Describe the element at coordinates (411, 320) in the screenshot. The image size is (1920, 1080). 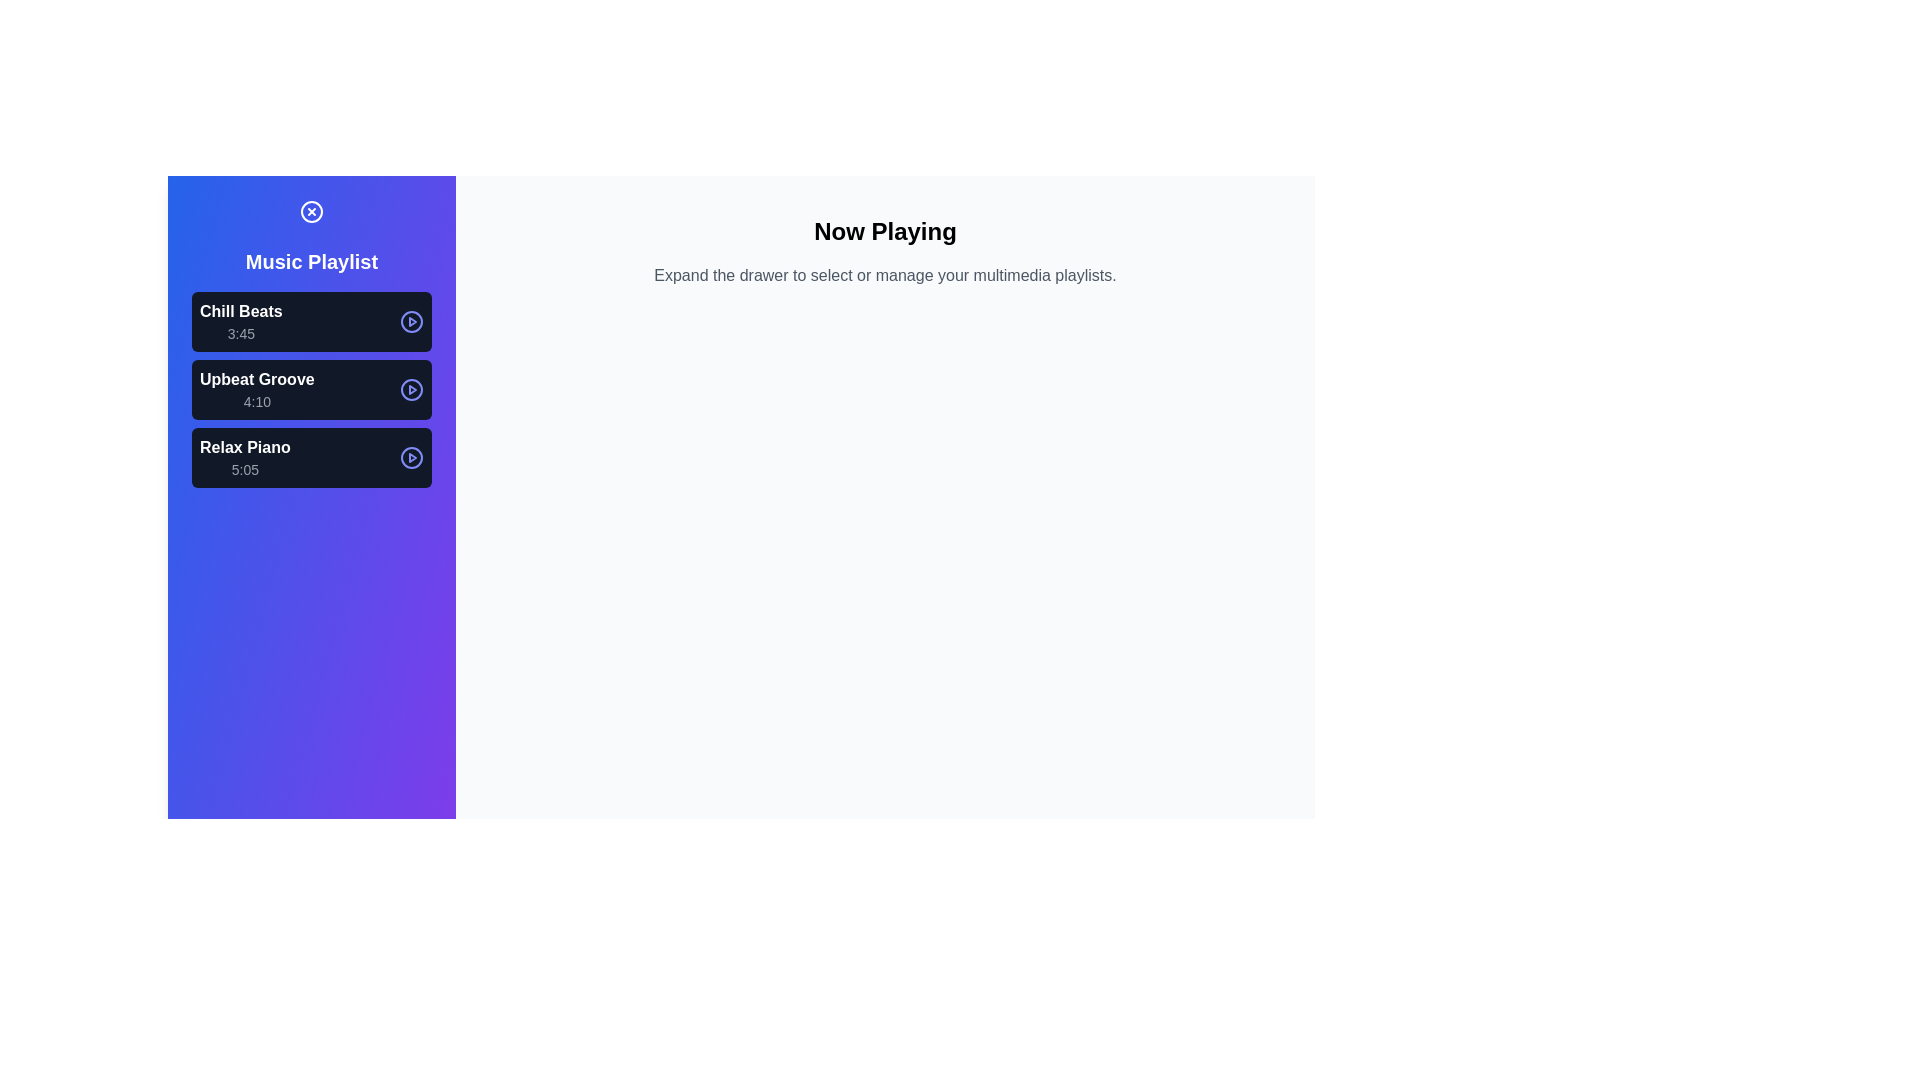
I see `the play/pause button for the track Chill Beats` at that location.